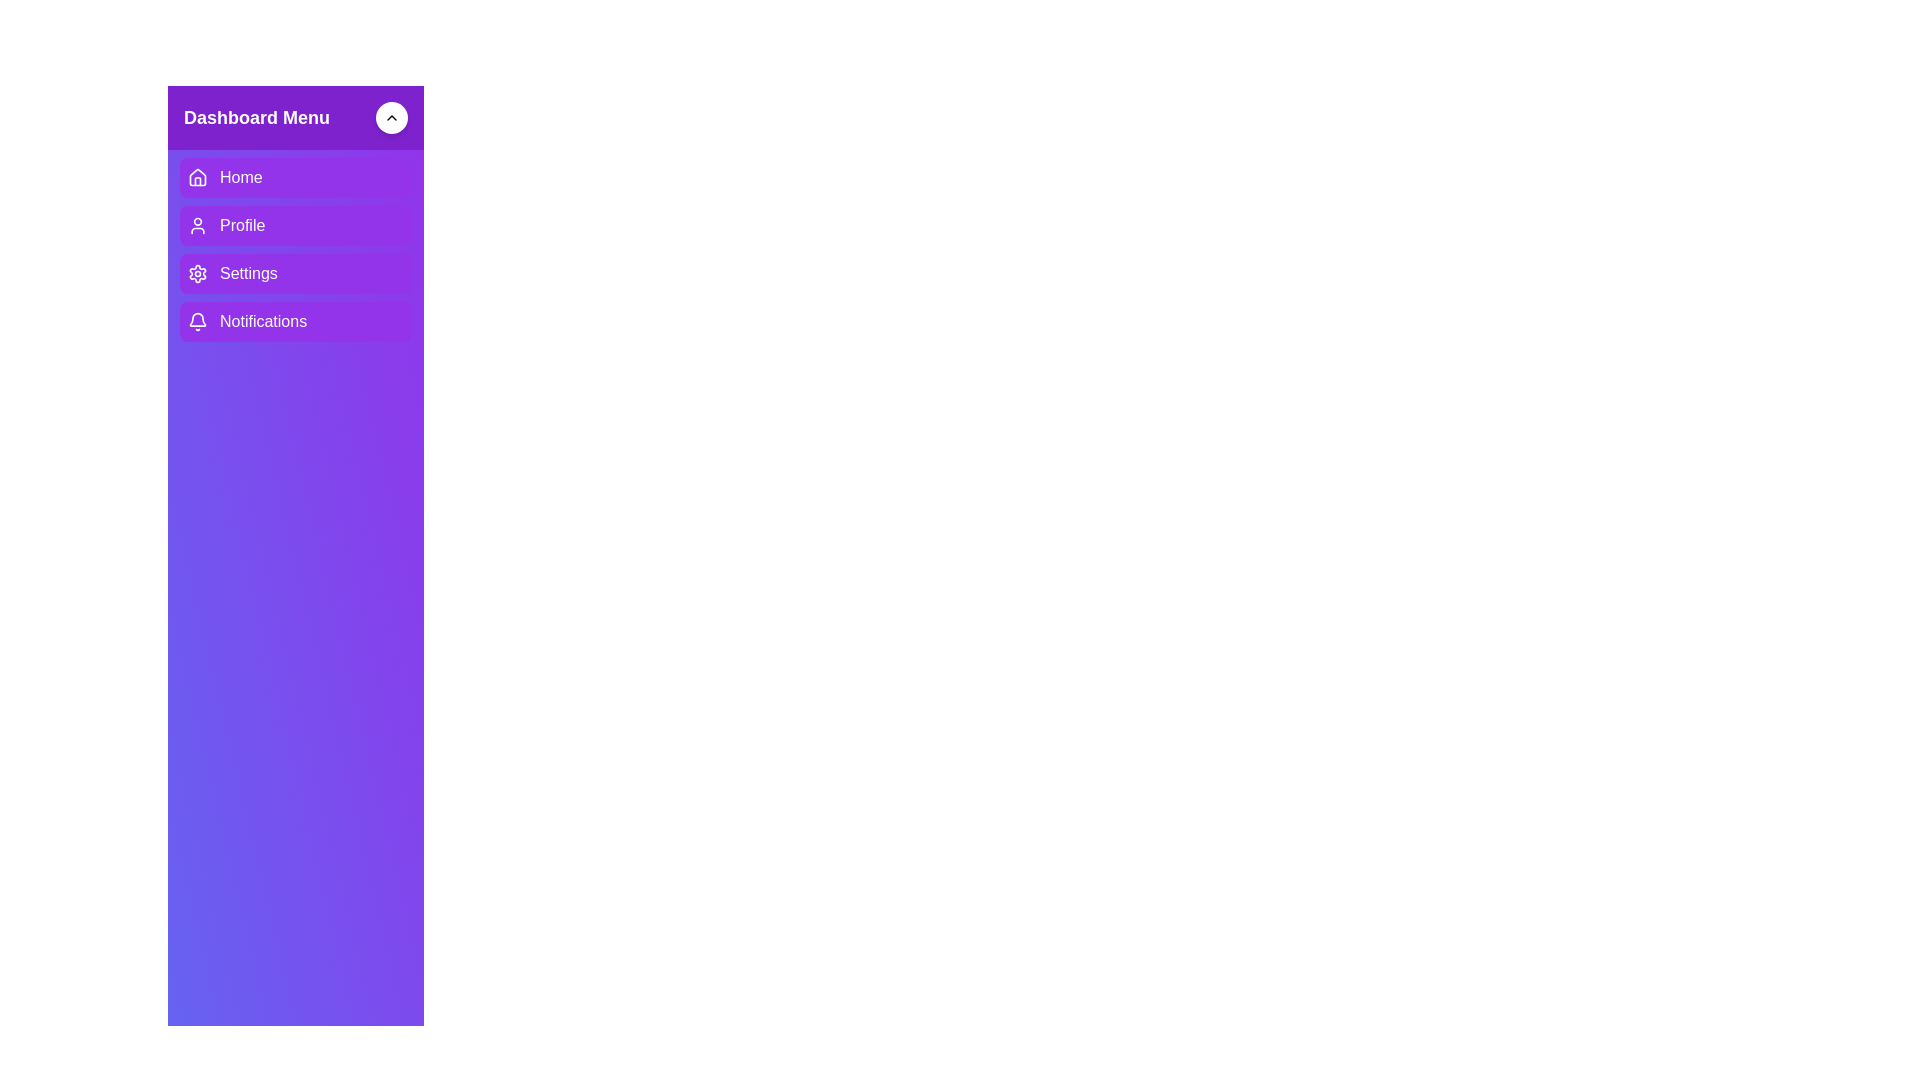  Describe the element at coordinates (392, 118) in the screenshot. I see `the upward-pointing chevron icon located at the center of the circular button in the top-right corner of the sidebar` at that location.